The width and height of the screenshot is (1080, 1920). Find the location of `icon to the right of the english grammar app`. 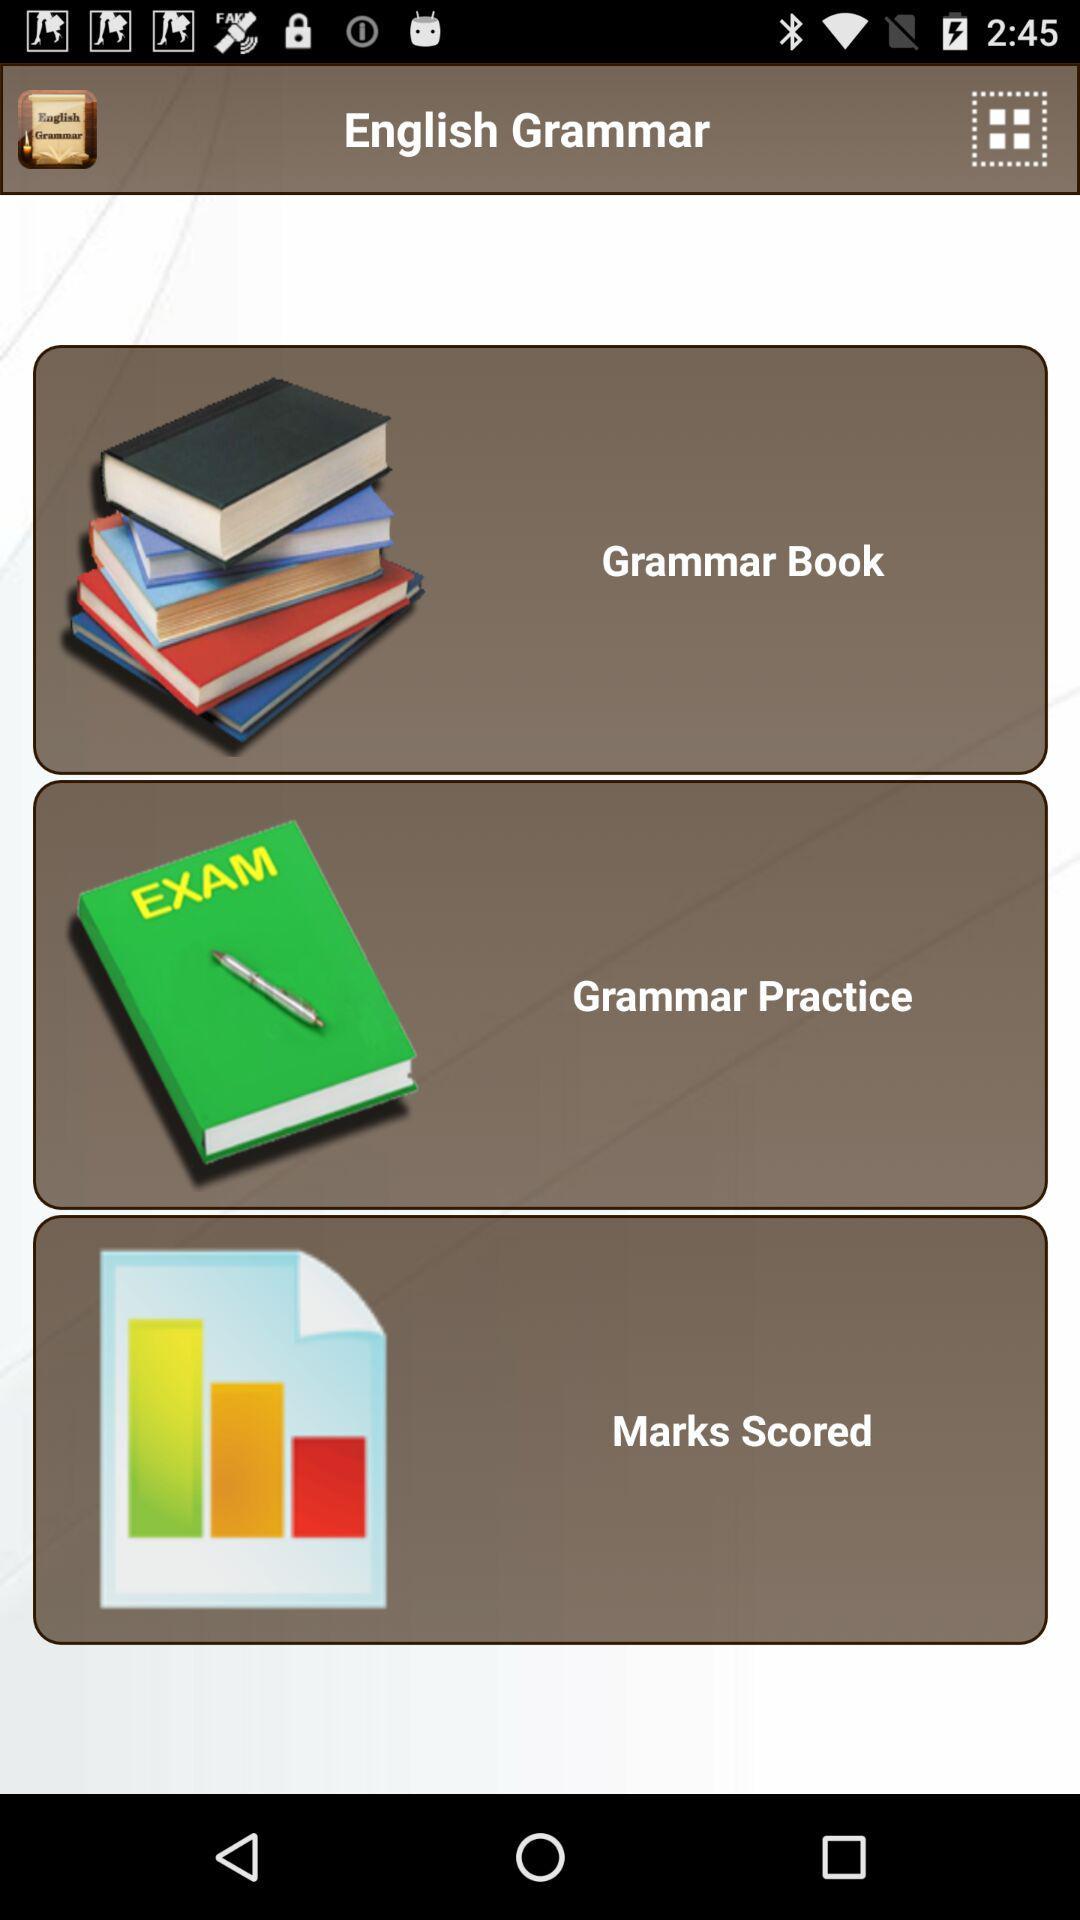

icon to the right of the english grammar app is located at coordinates (1009, 128).